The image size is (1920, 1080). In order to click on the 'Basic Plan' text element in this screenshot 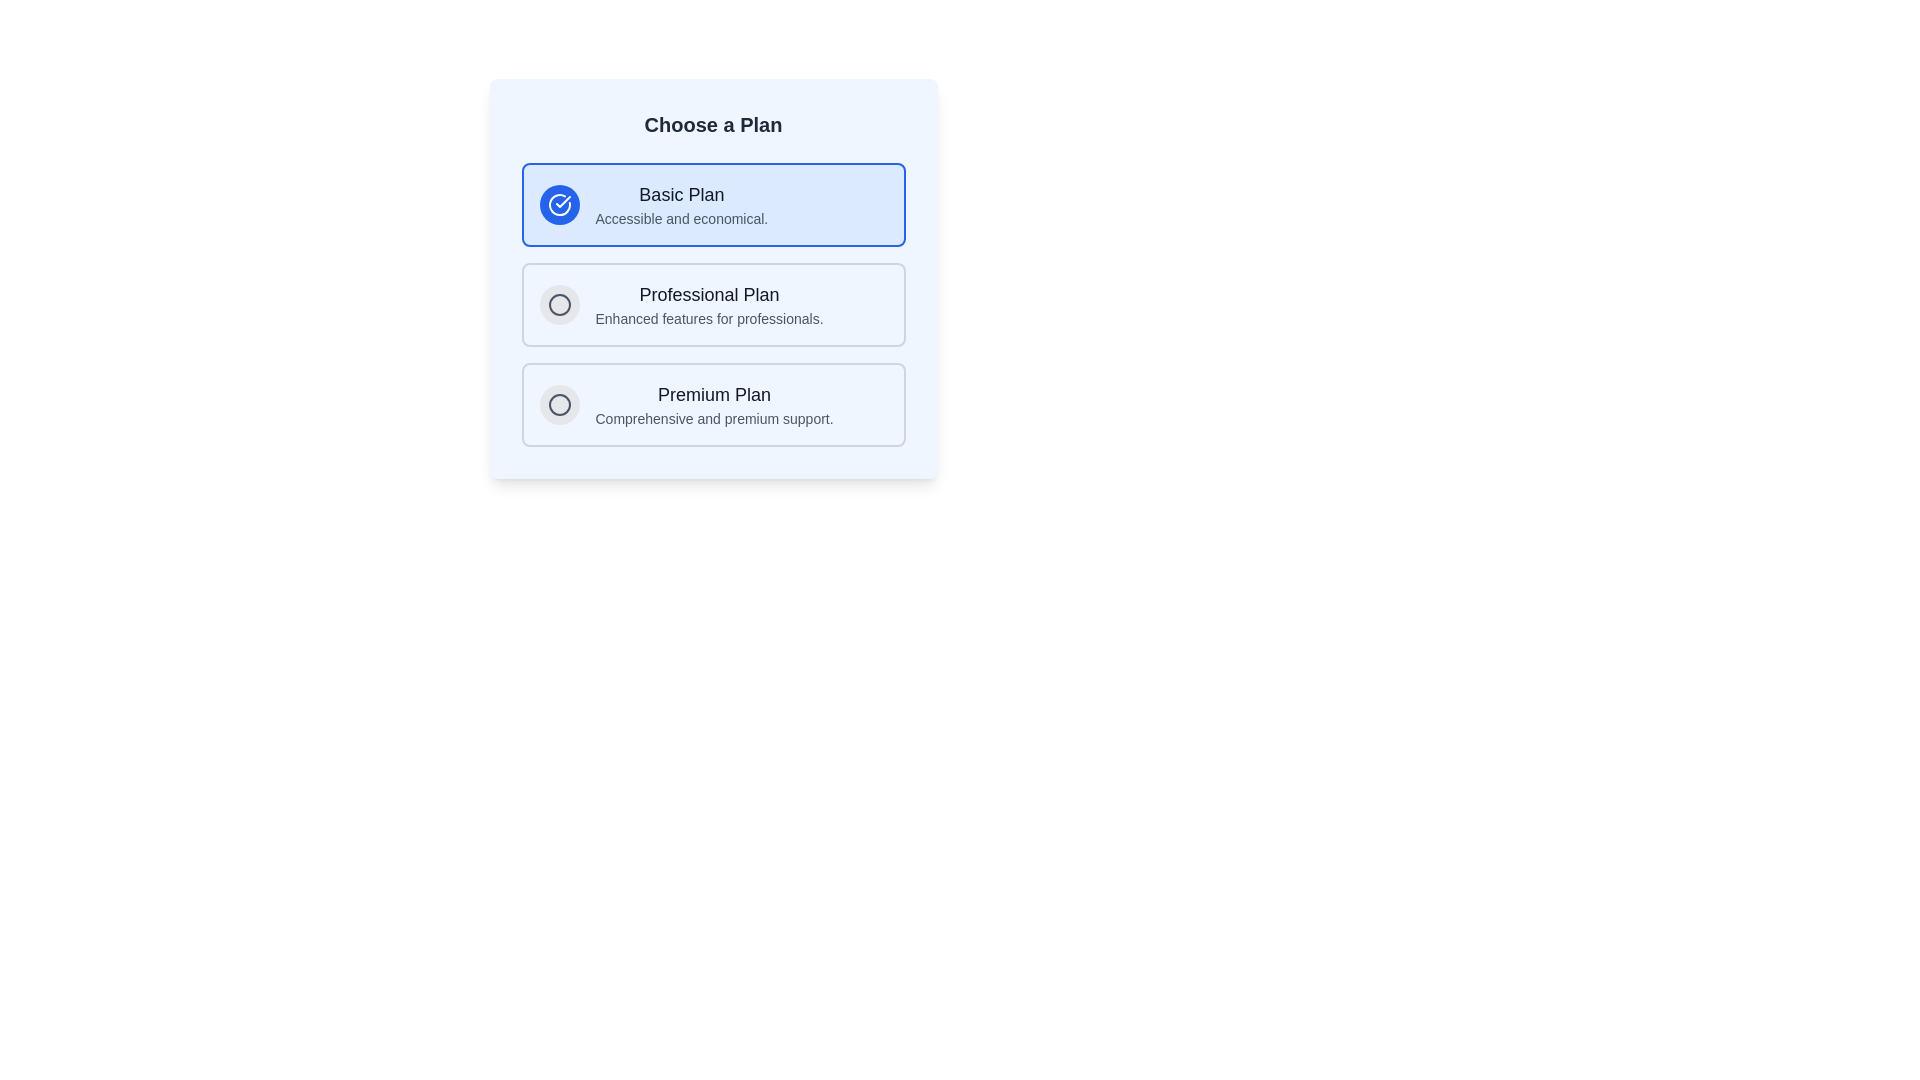, I will do `click(681, 195)`.